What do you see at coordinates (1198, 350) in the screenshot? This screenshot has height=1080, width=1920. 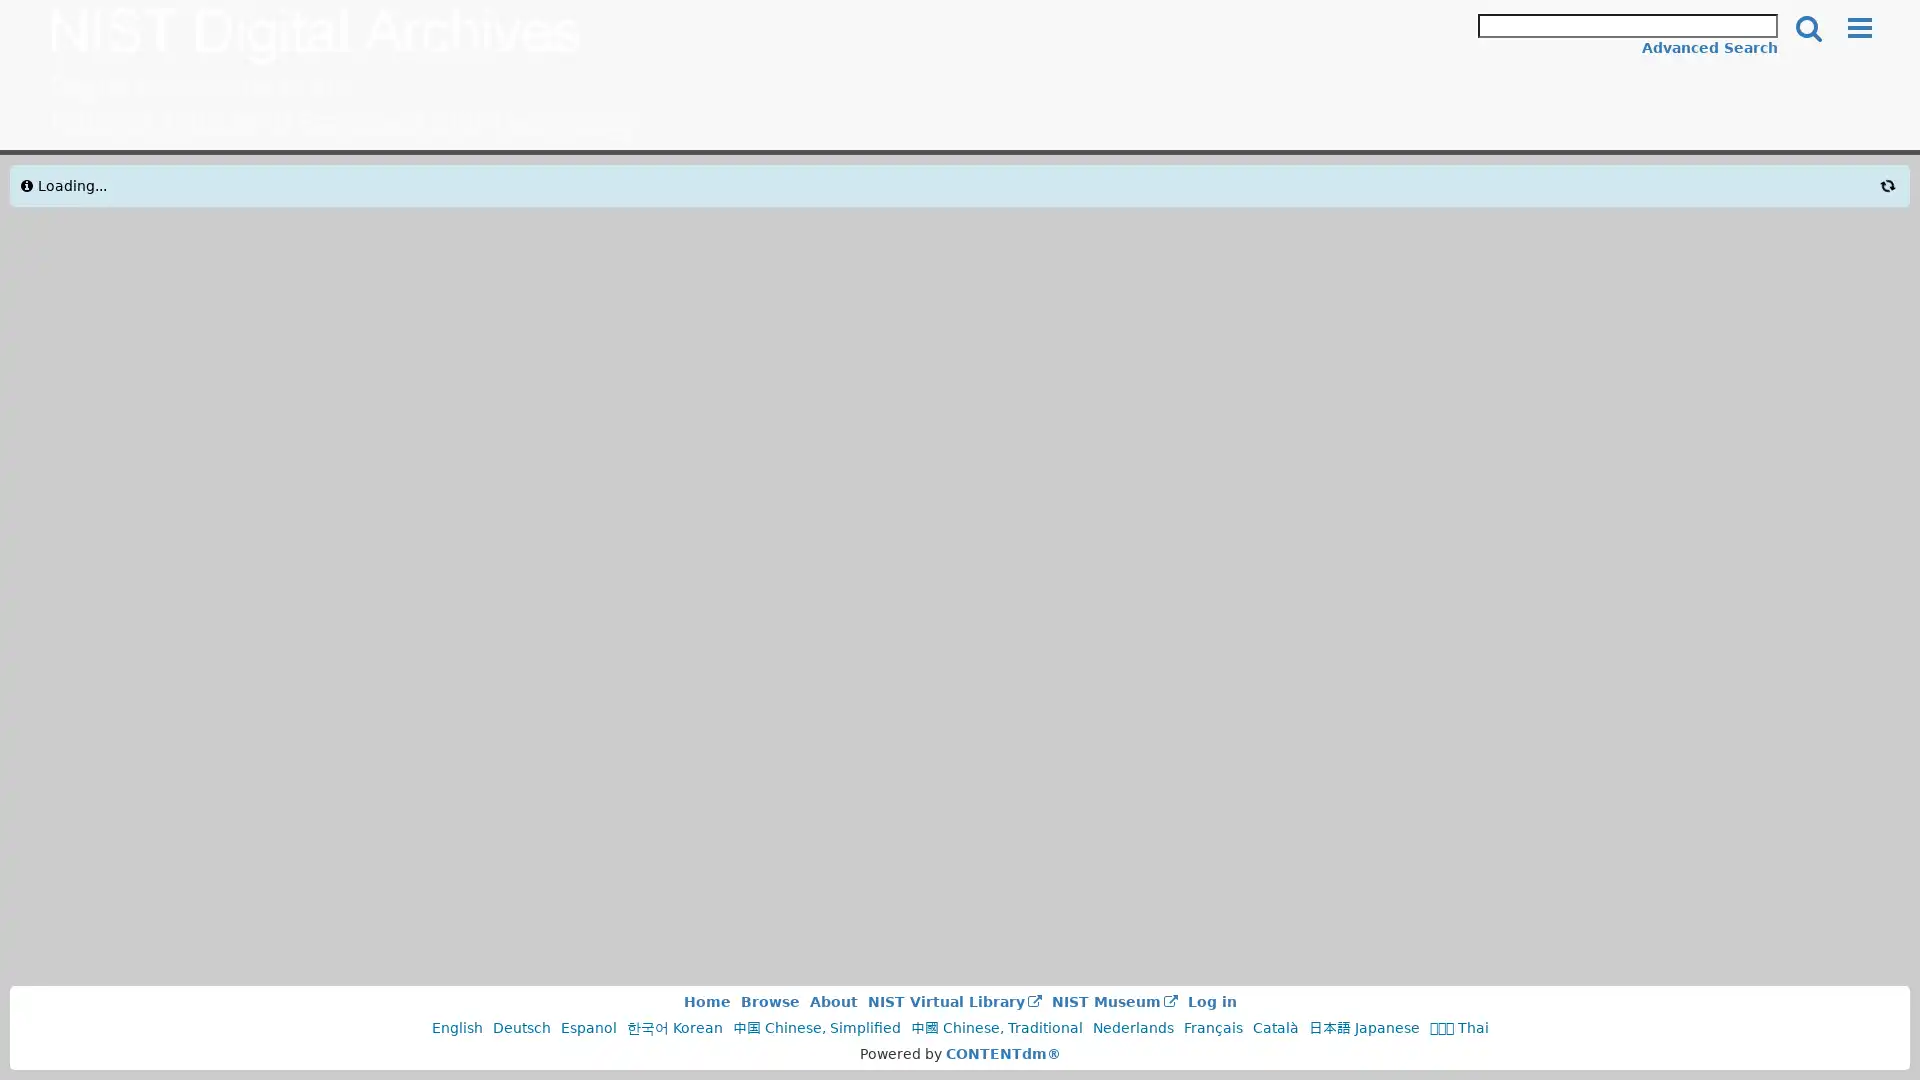 I see `Page 4` at bounding box center [1198, 350].